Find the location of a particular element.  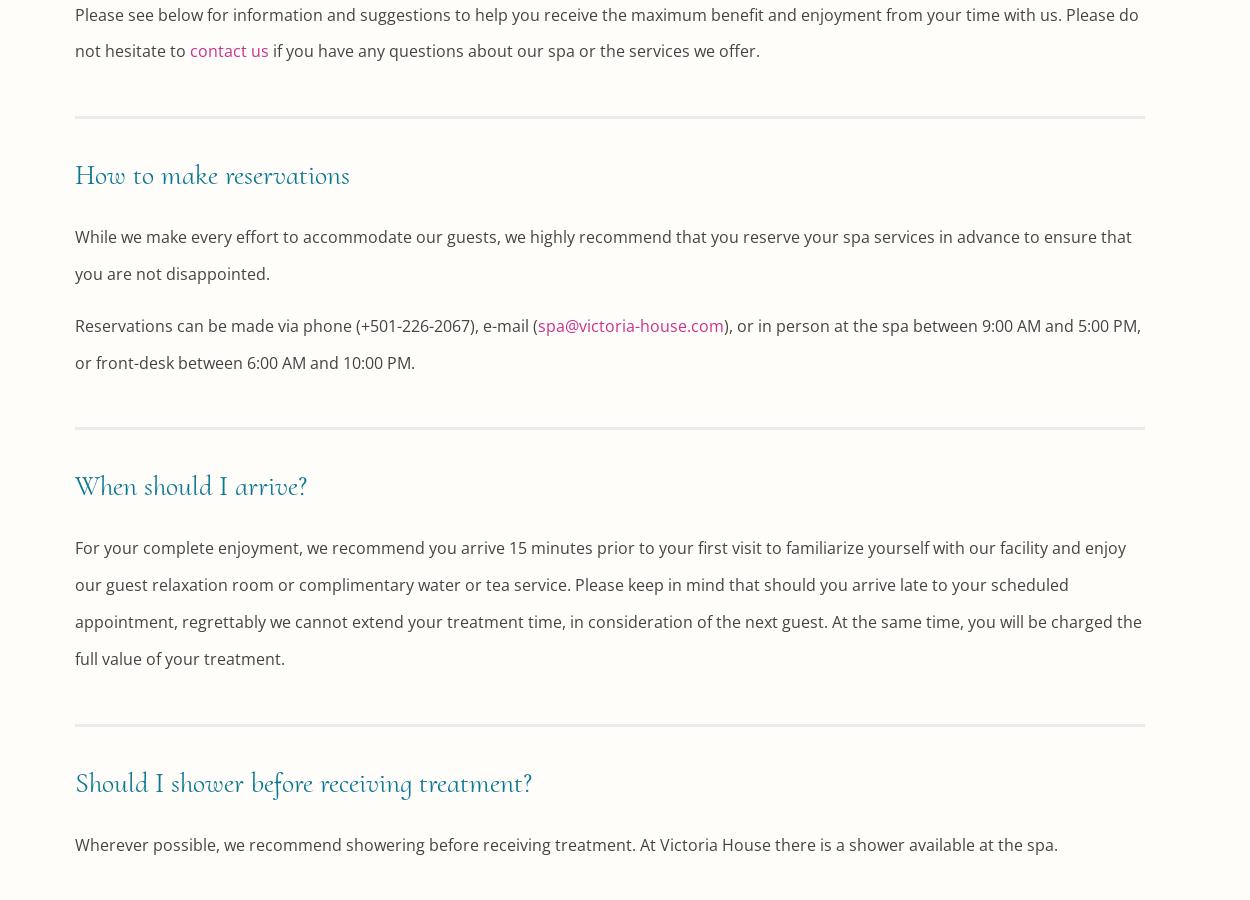

'Reservations can be made via phone (+501-226-2067), e-mail (' is located at coordinates (306, 323).